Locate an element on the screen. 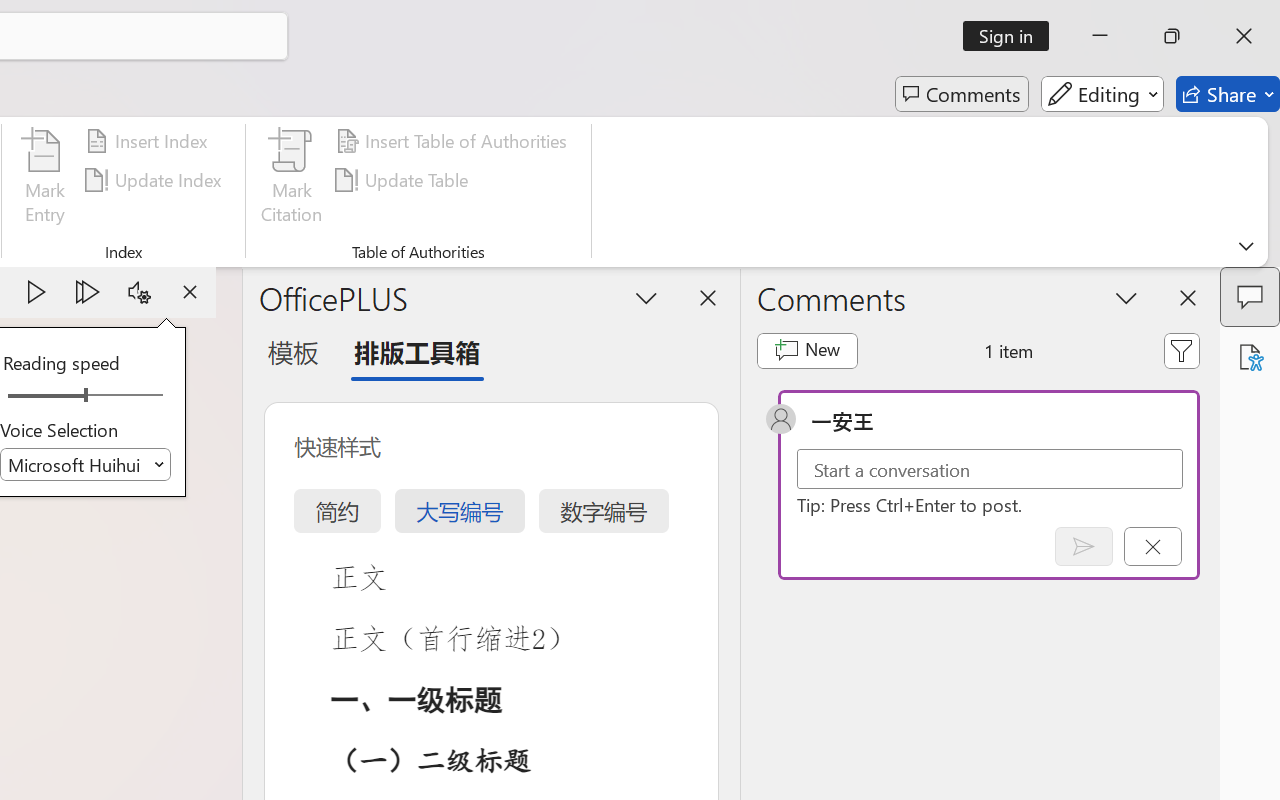 This screenshot has height=800, width=1280. 'Mark Citation...' is located at coordinates (291, 179).